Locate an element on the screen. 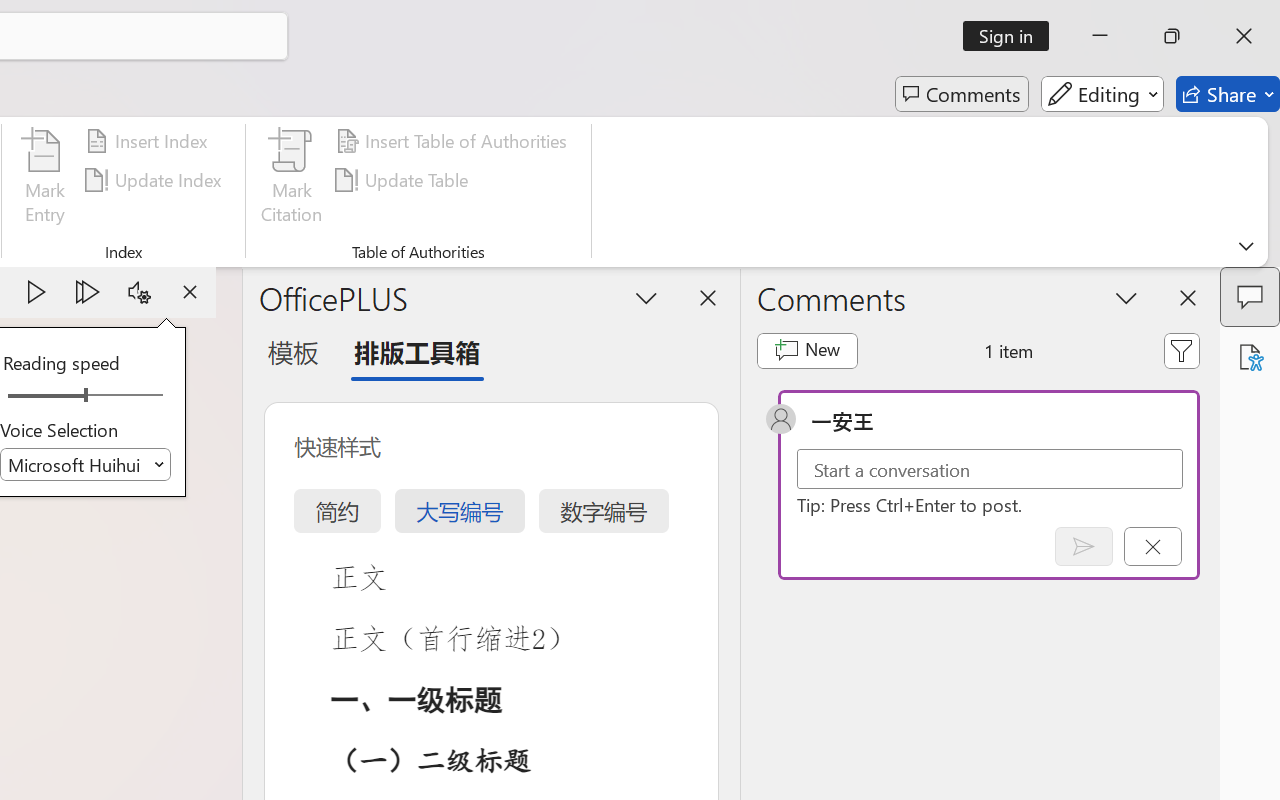 This screenshot has height=800, width=1280. 'Mark Citation...' is located at coordinates (291, 179).